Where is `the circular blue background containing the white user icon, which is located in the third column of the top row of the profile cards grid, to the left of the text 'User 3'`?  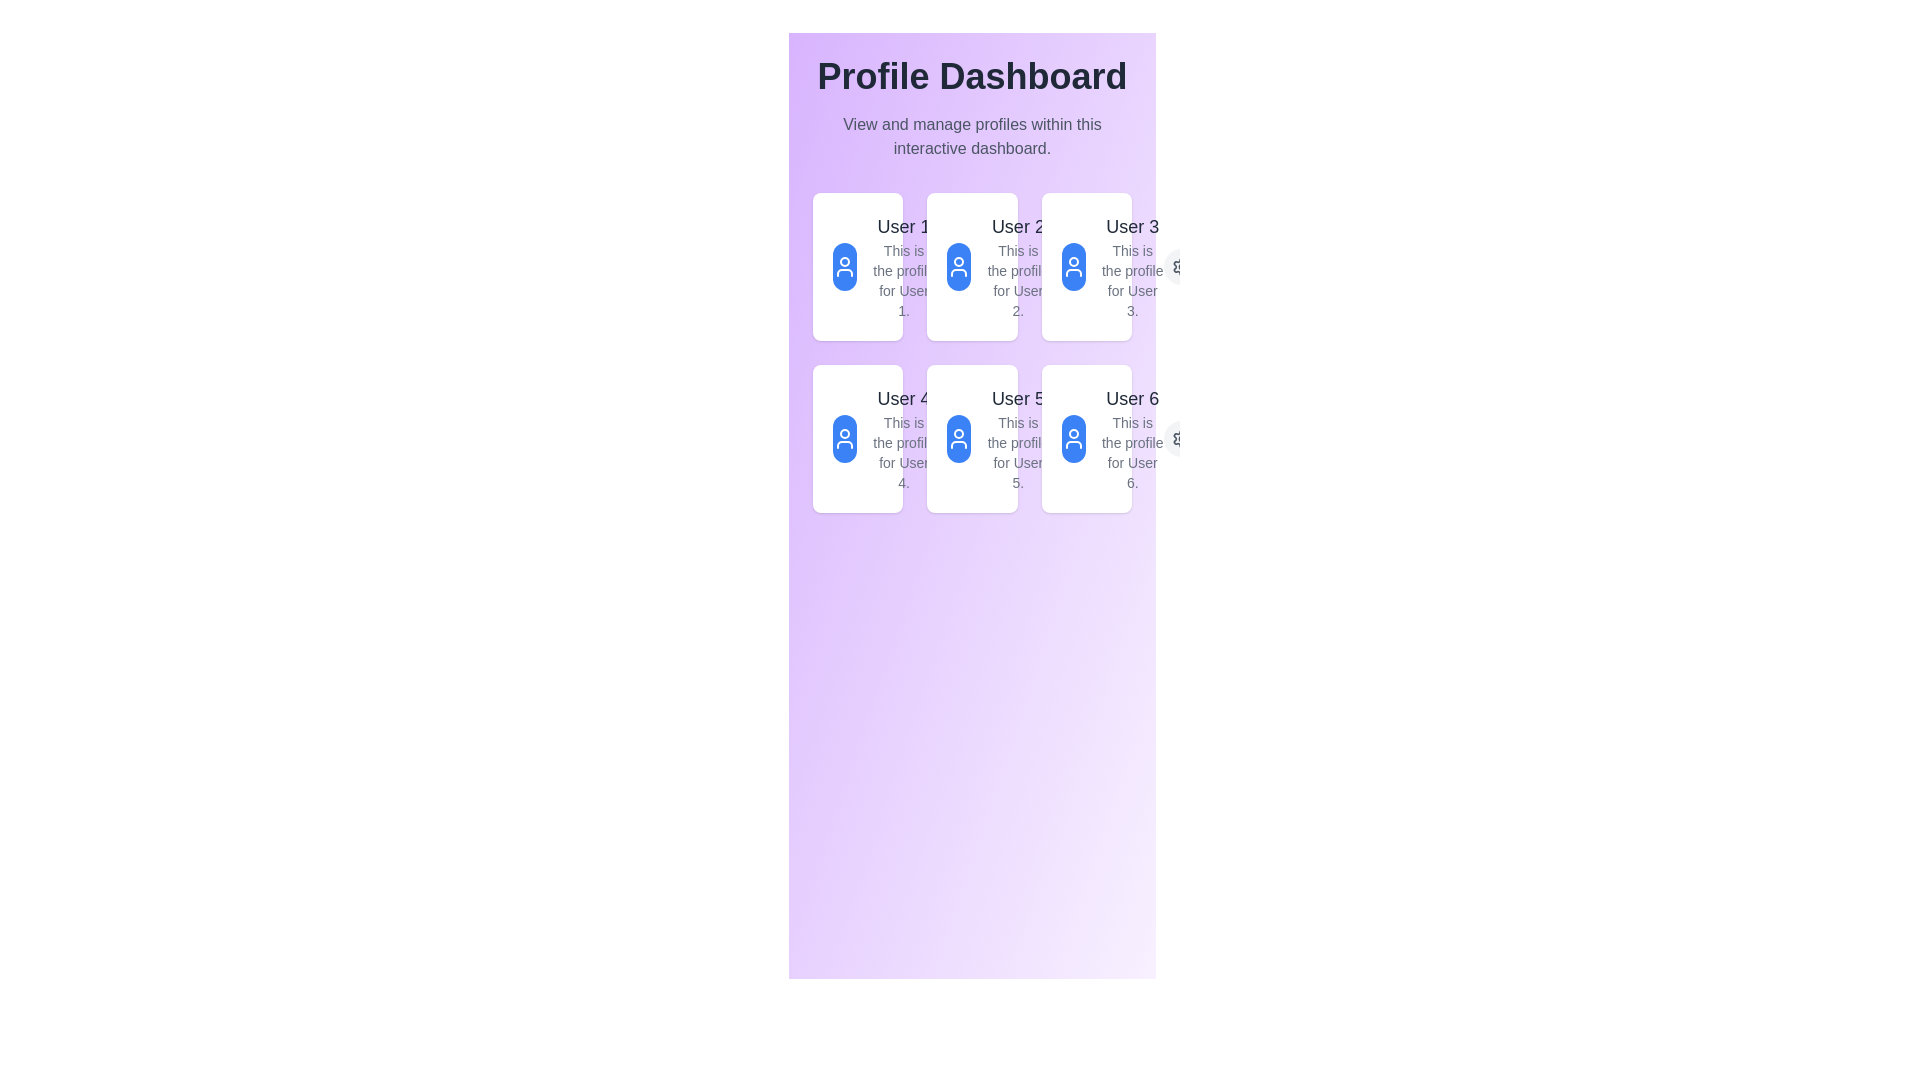 the circular blue background containing the white user icon, which is located in the third column of the top row of the profile cards grid, to the left of the text 'User 3' is located at coordinates (1072, 265).